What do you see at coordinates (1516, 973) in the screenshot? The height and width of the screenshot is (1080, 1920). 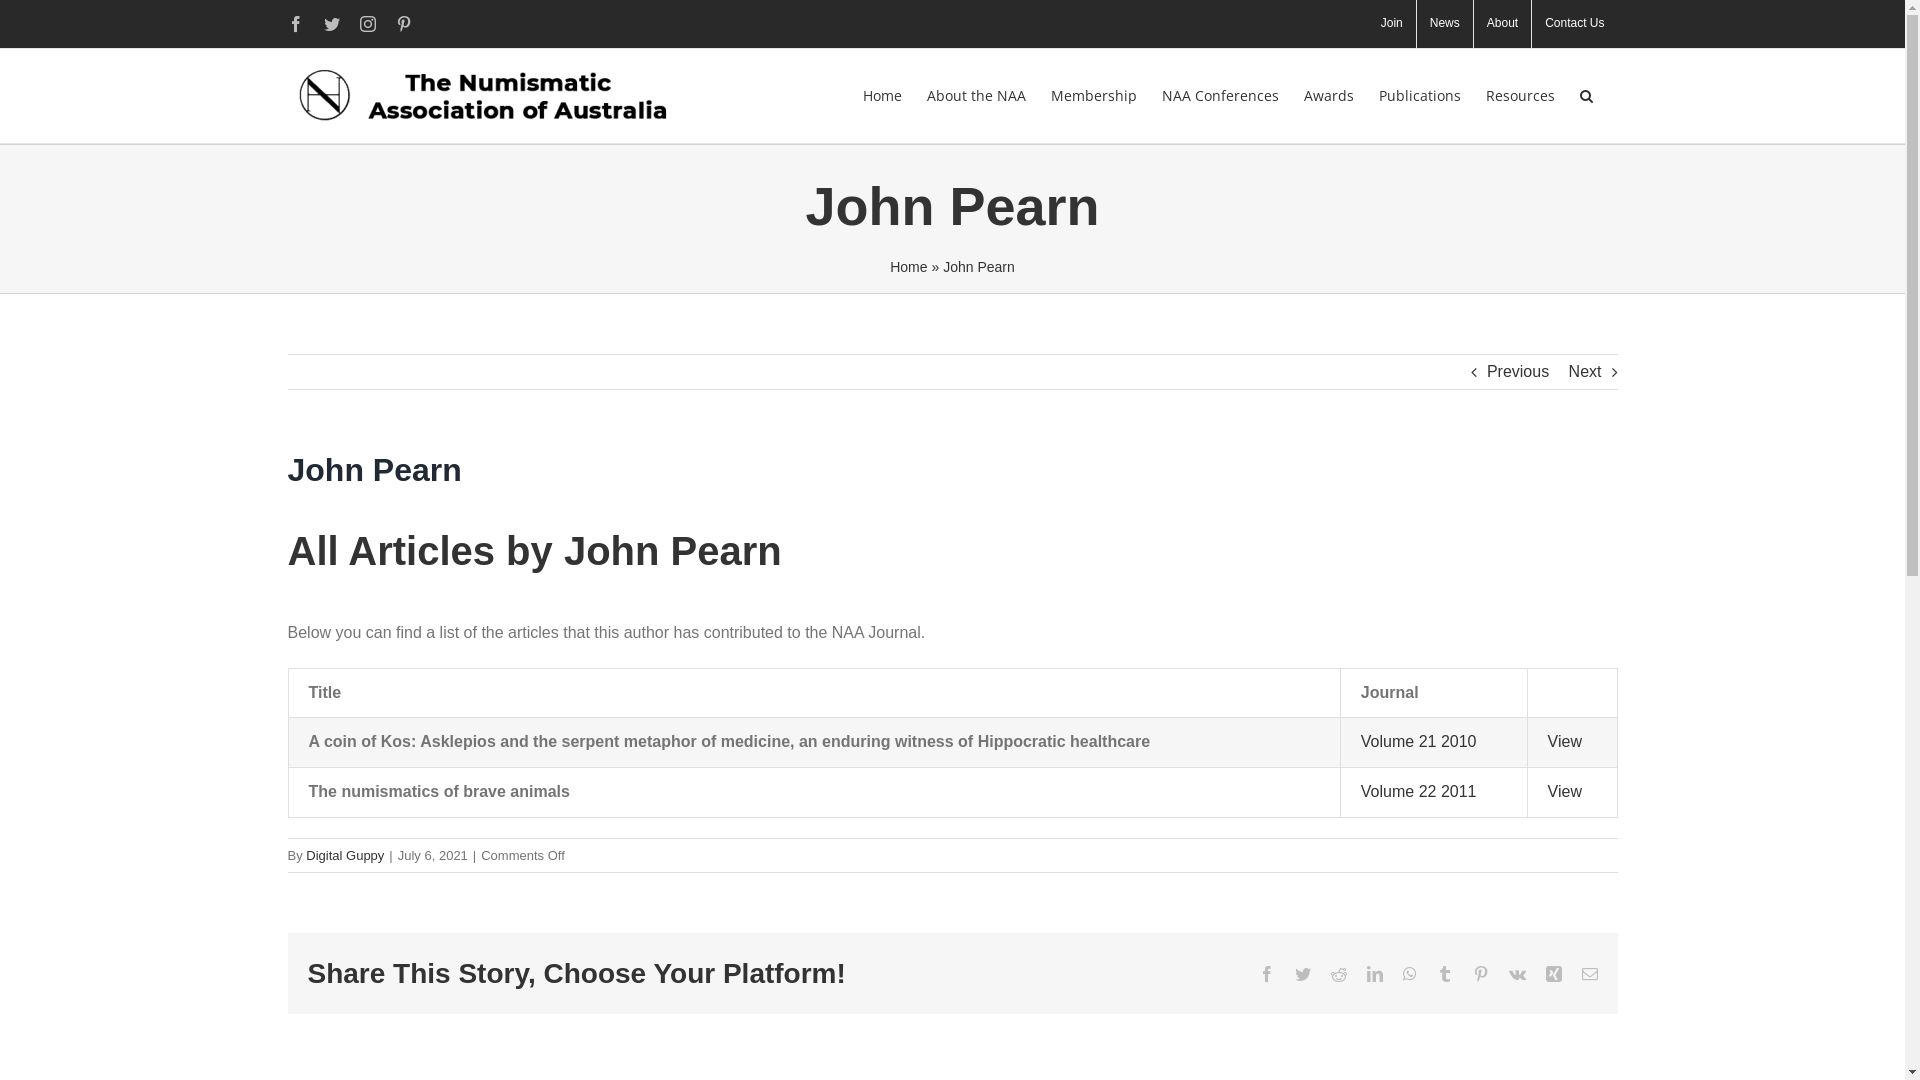 I see `'Vk'` at bounding box center [1516, 973].